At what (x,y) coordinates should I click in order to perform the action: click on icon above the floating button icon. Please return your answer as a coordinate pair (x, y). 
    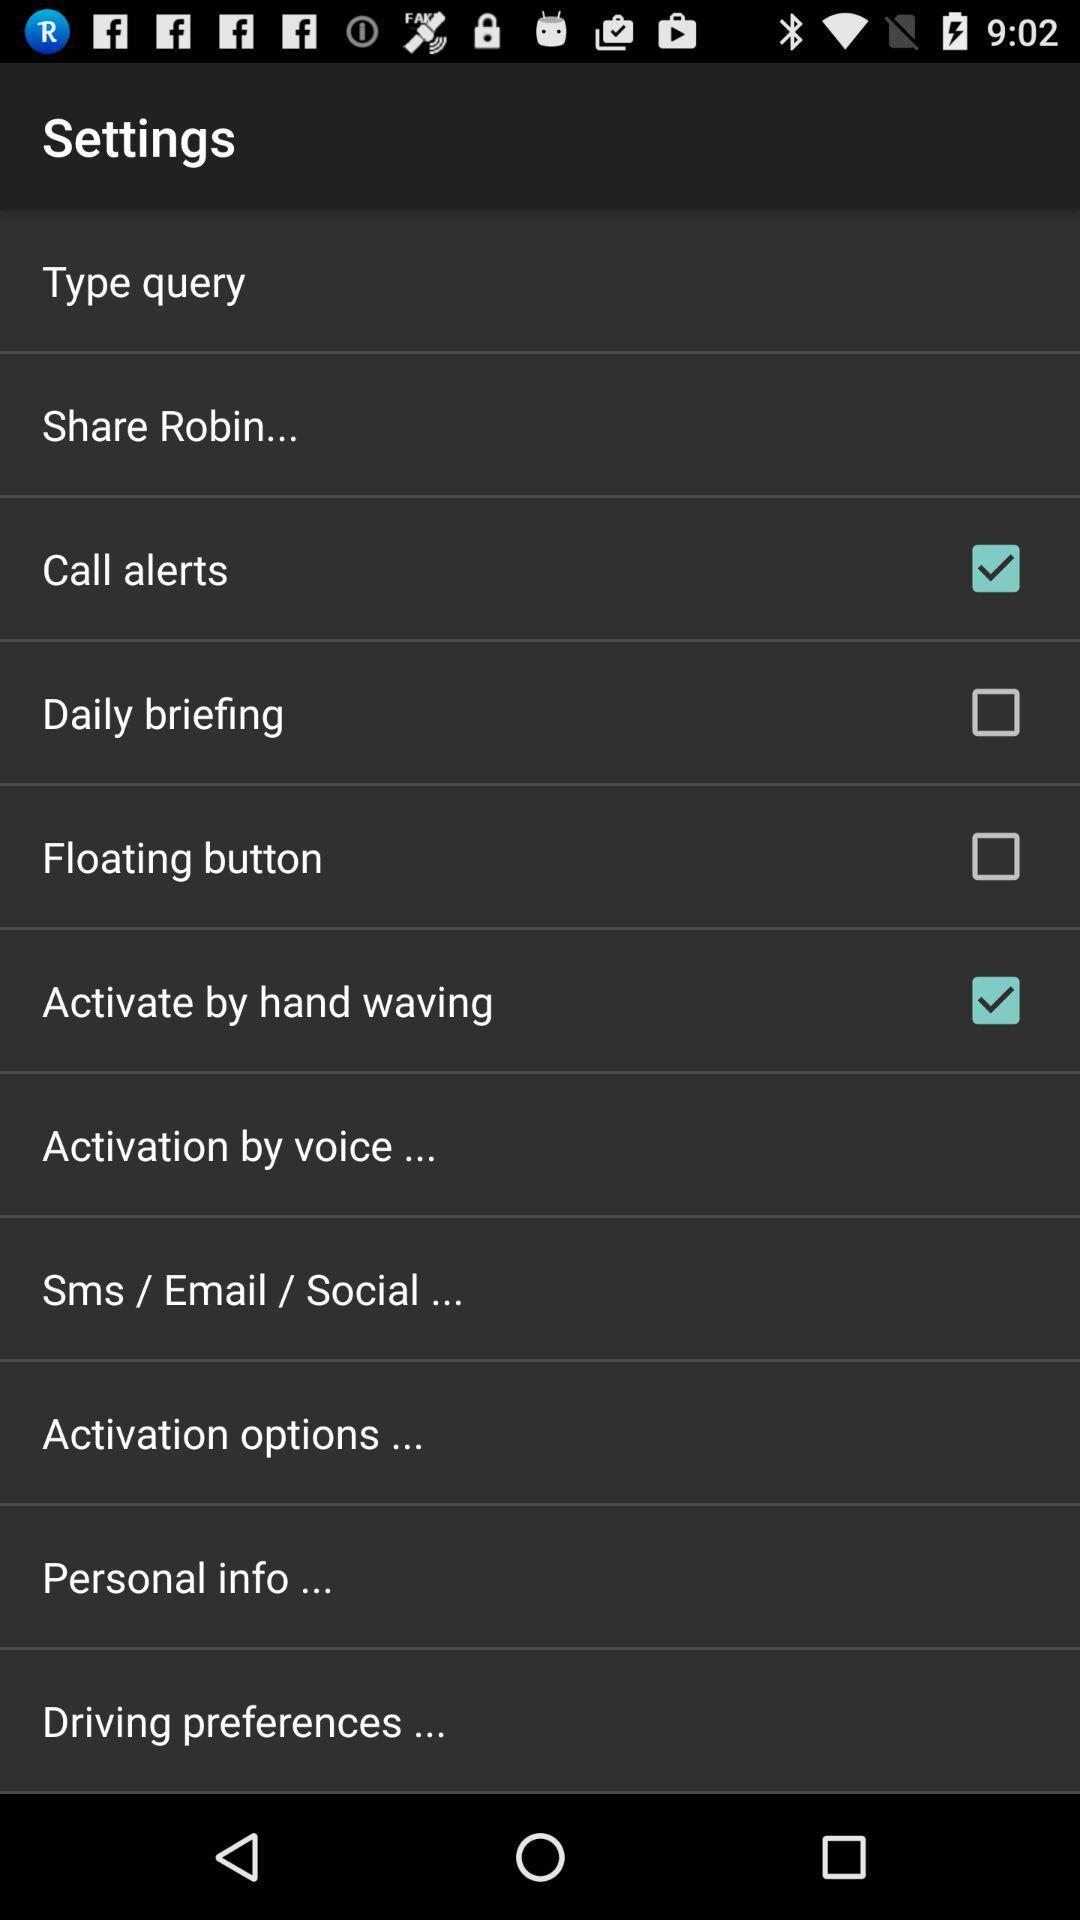
    Looking at the image, I should click on (162, 712).